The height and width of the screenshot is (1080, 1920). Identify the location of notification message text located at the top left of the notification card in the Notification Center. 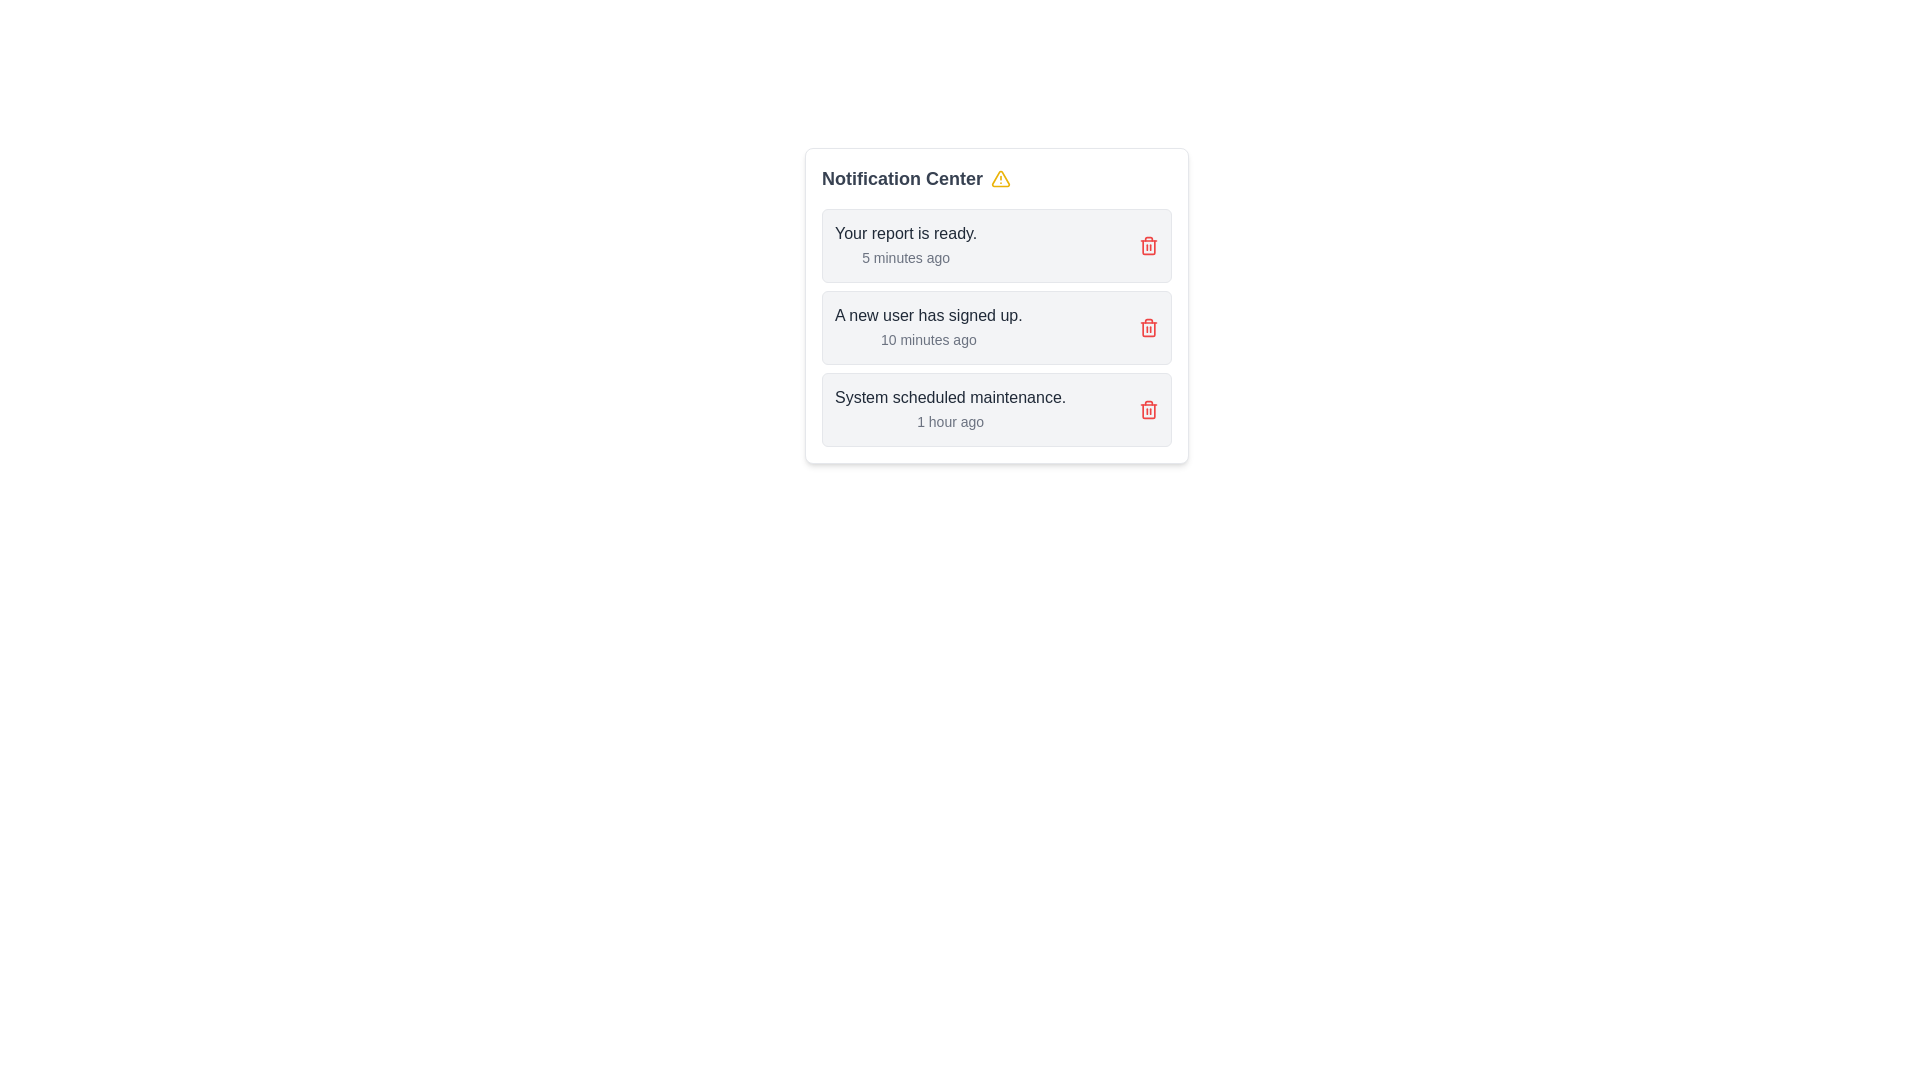
(905, 233).